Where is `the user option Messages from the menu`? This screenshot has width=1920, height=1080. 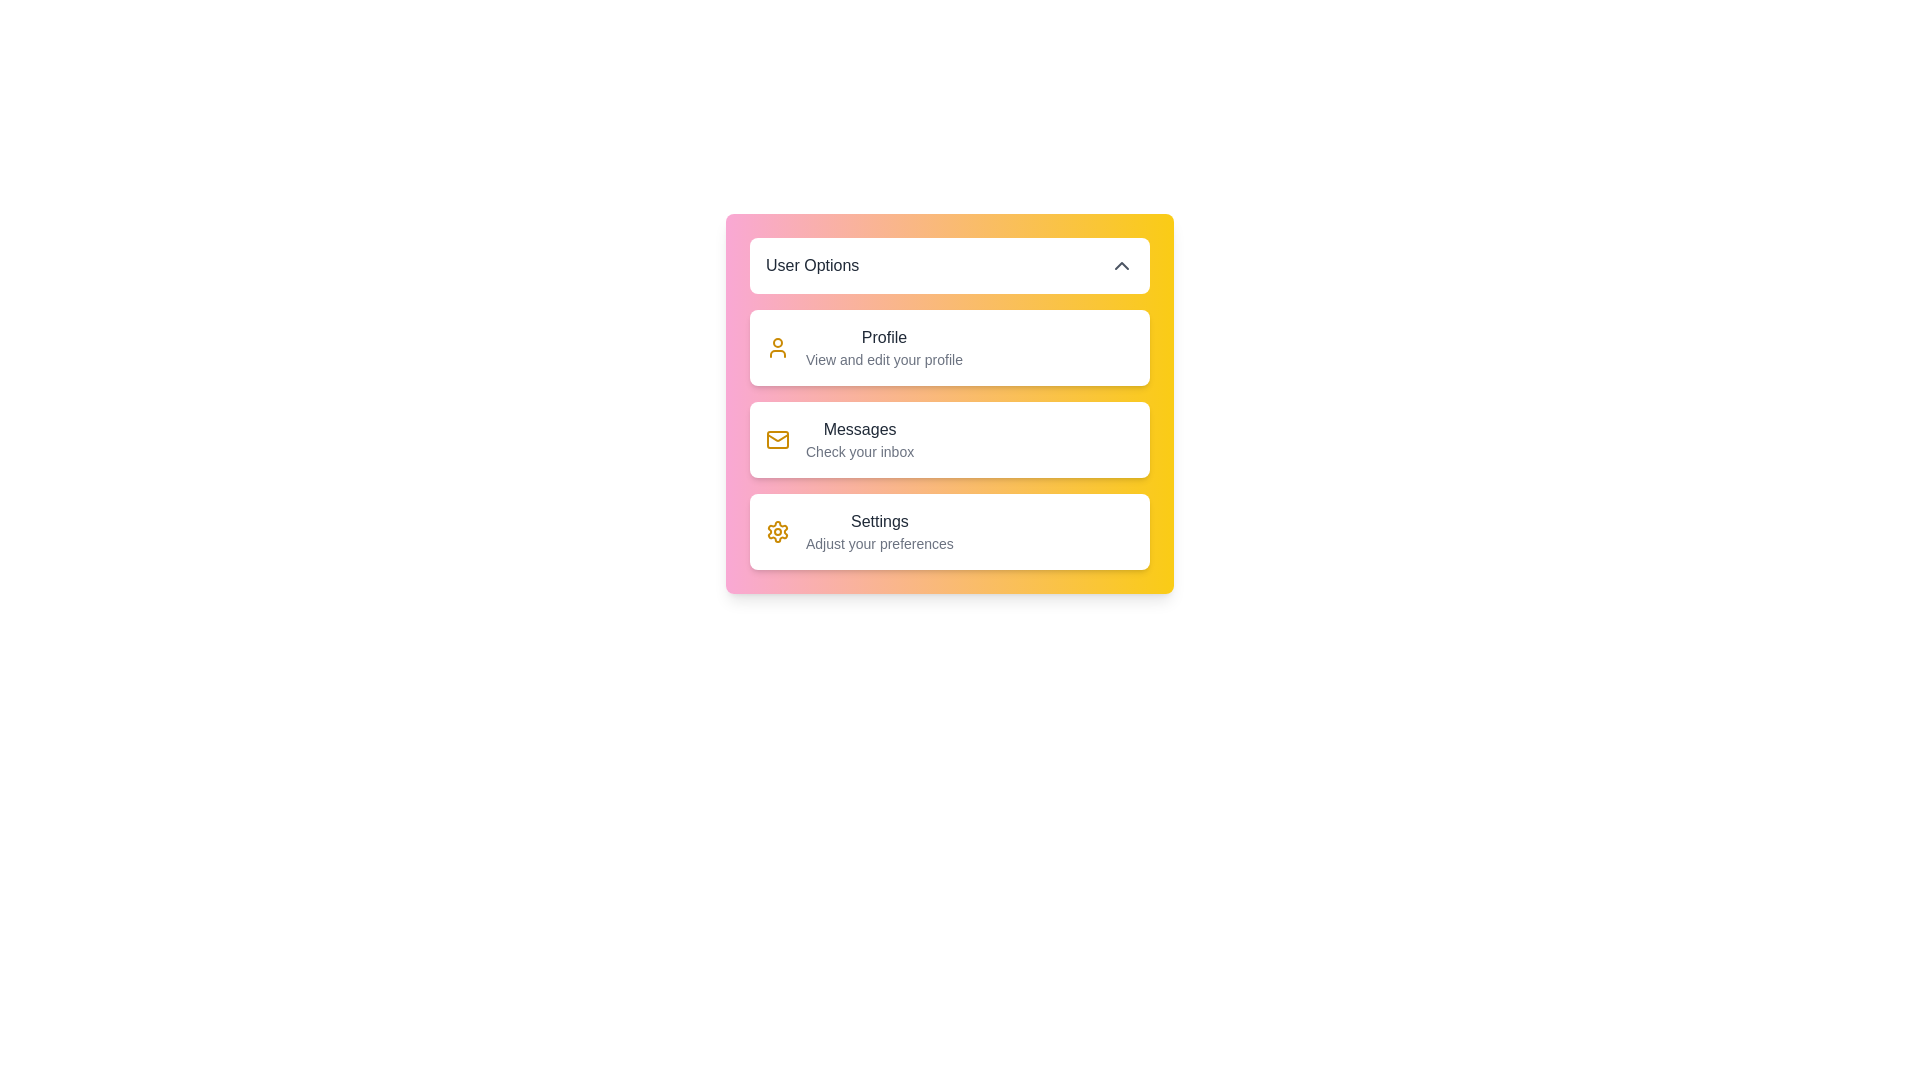
the user option Messages from the menu is located at coordinates (949, 438).